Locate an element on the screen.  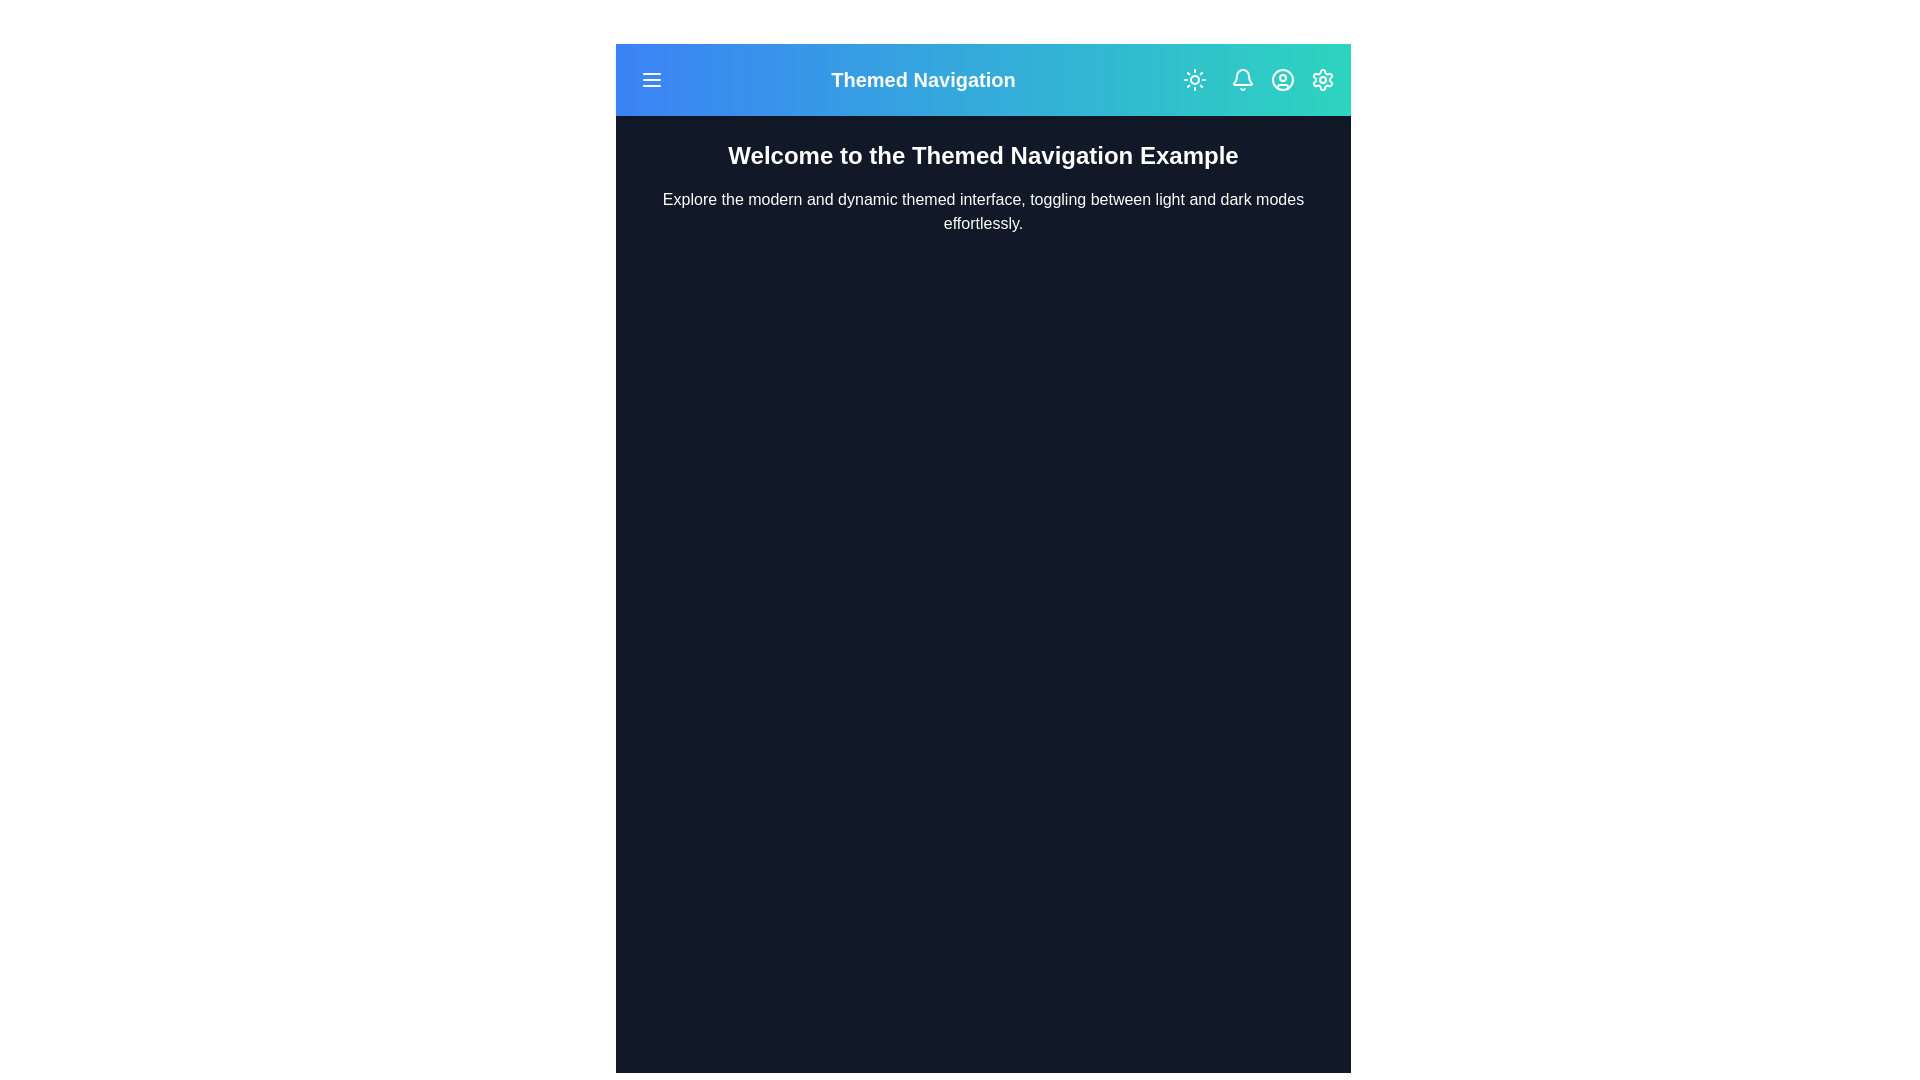
the sun/moon icon to toggle the dark mode is located at coordinates (1195, 79).